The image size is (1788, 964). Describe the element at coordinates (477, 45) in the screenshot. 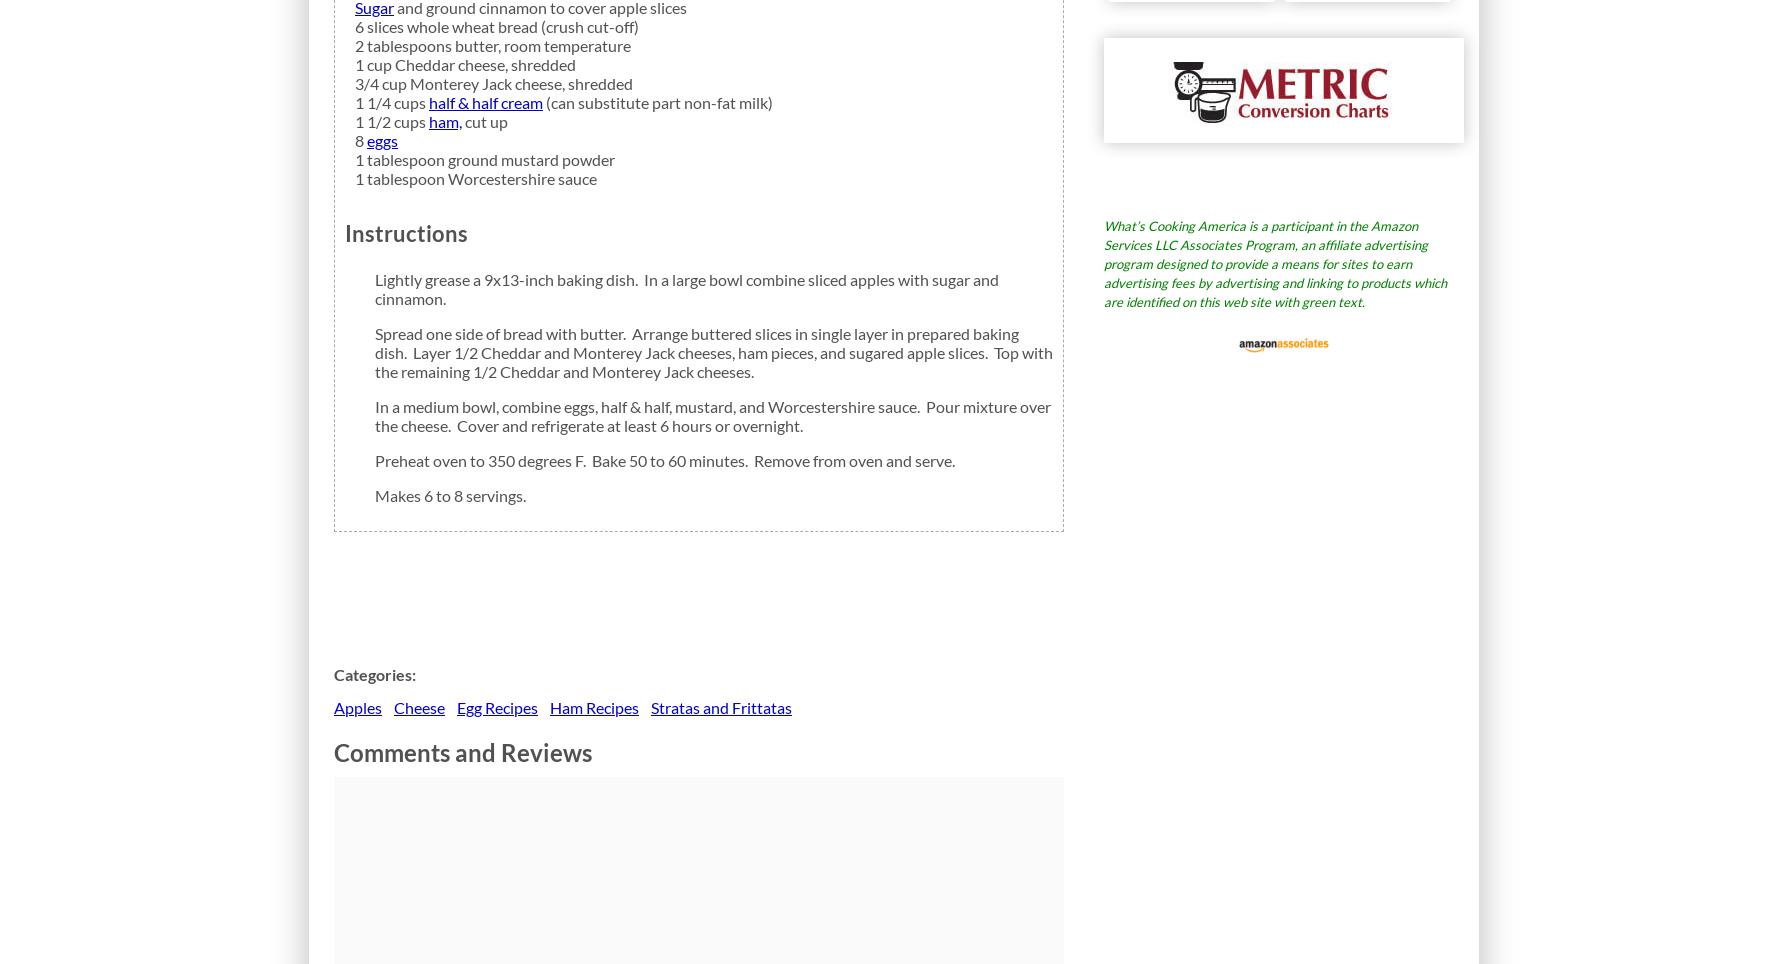

I see `'butter,'` at that location.